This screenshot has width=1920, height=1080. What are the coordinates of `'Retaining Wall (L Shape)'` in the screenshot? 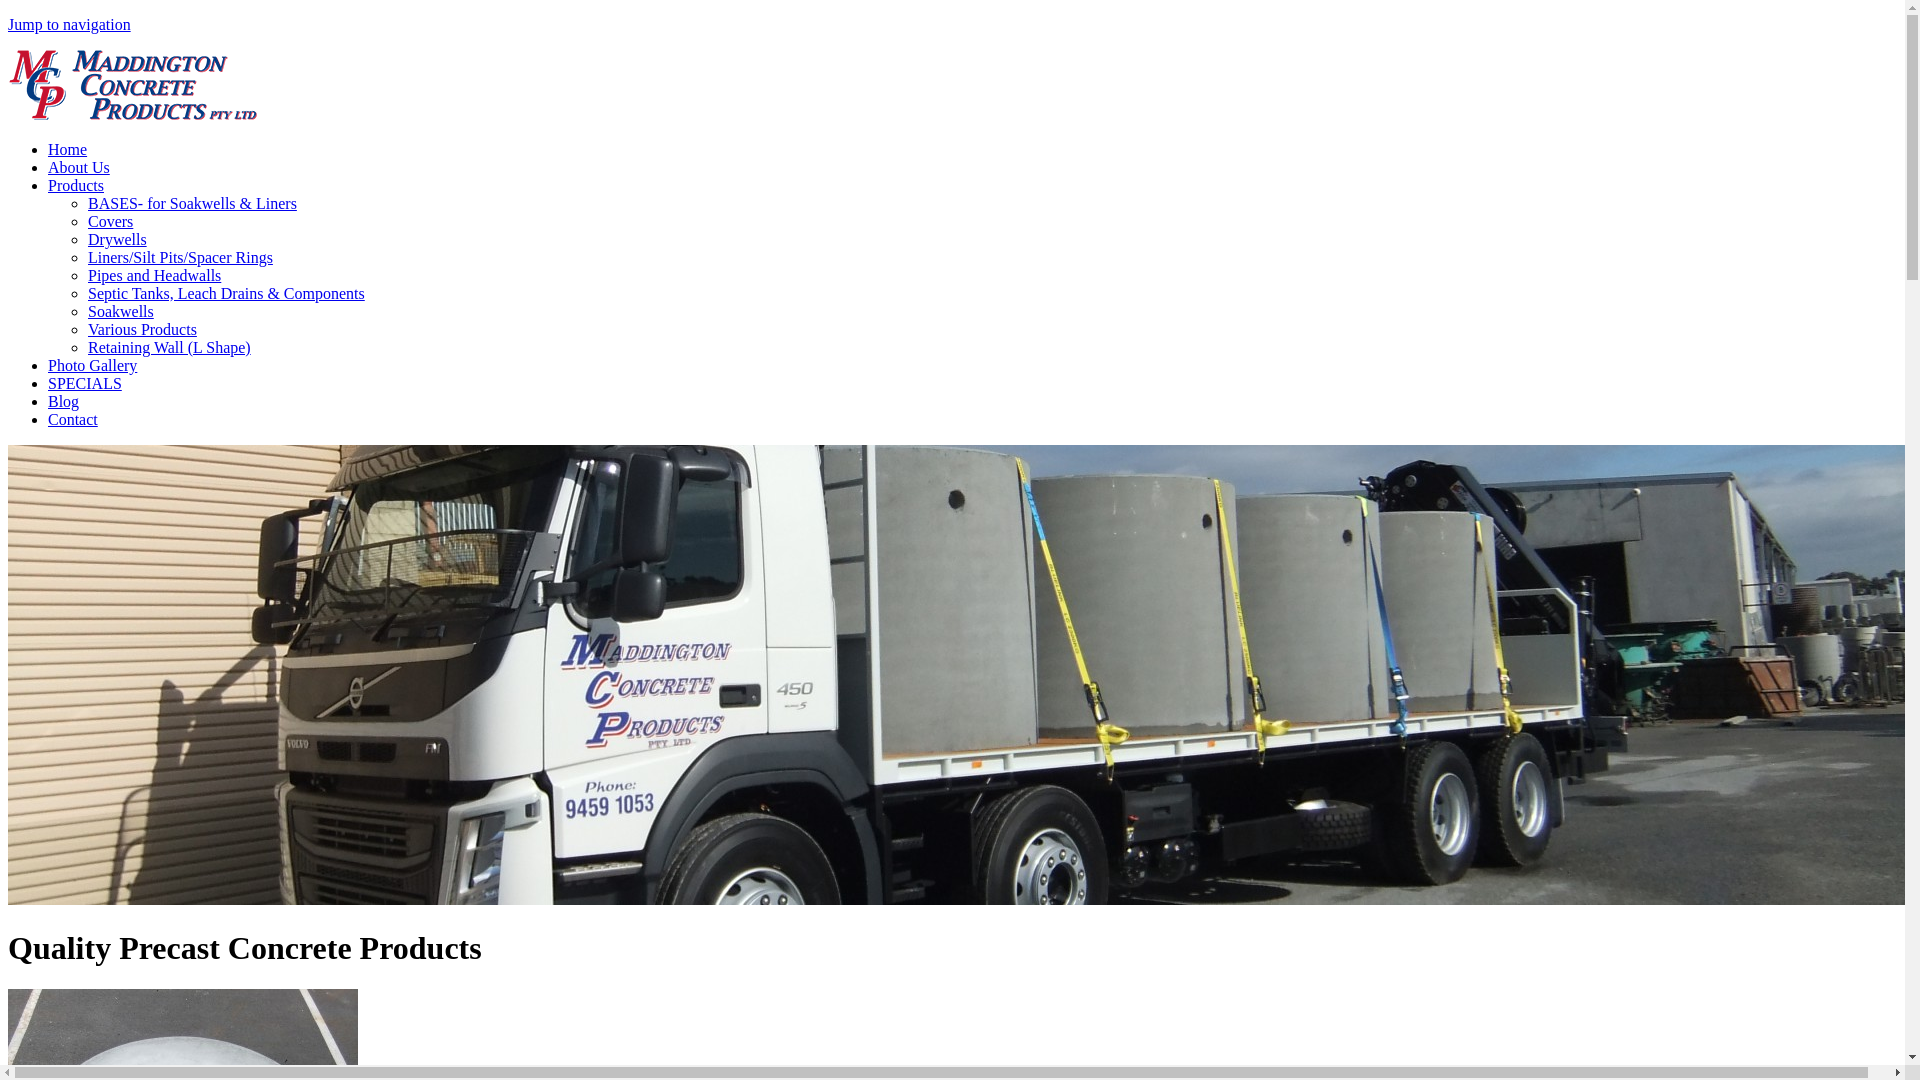 It's located at (169, 346).